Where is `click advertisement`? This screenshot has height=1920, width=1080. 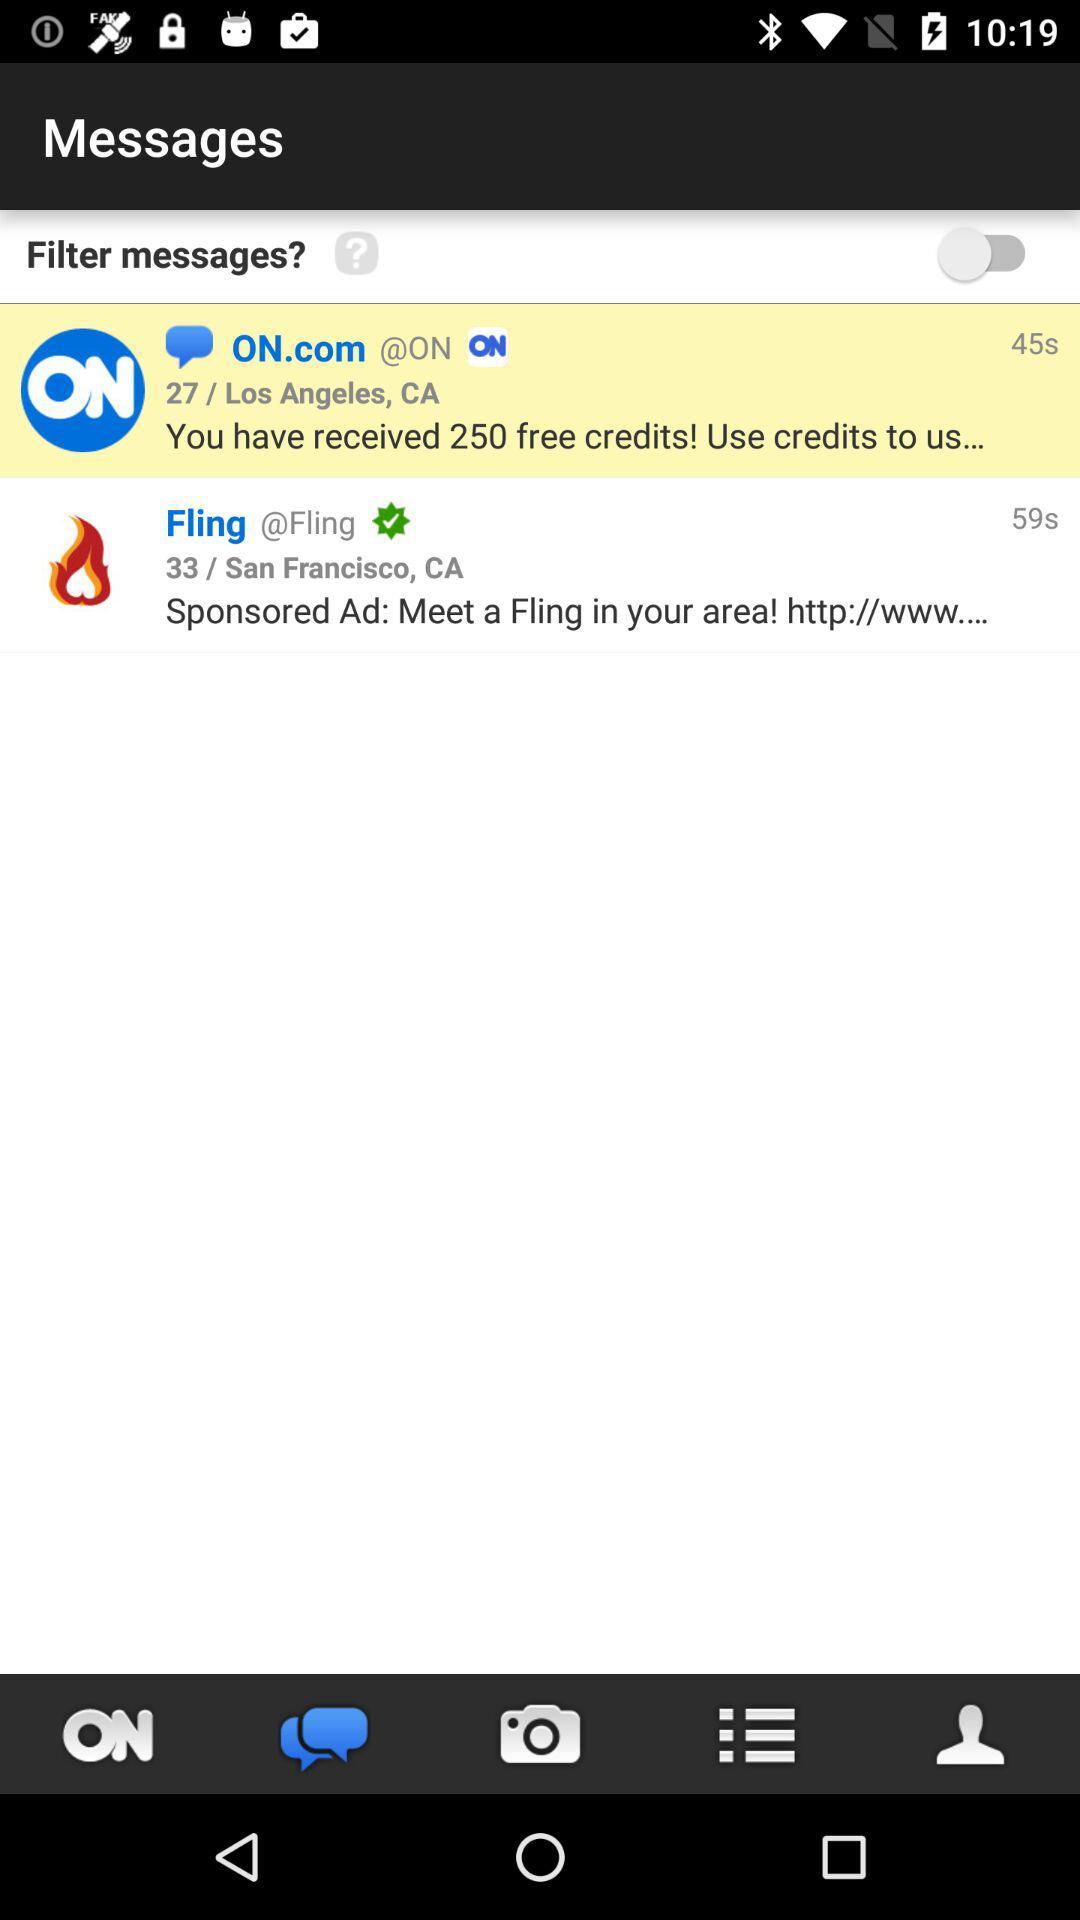 click advertisement is located at coordinates (81, 564).